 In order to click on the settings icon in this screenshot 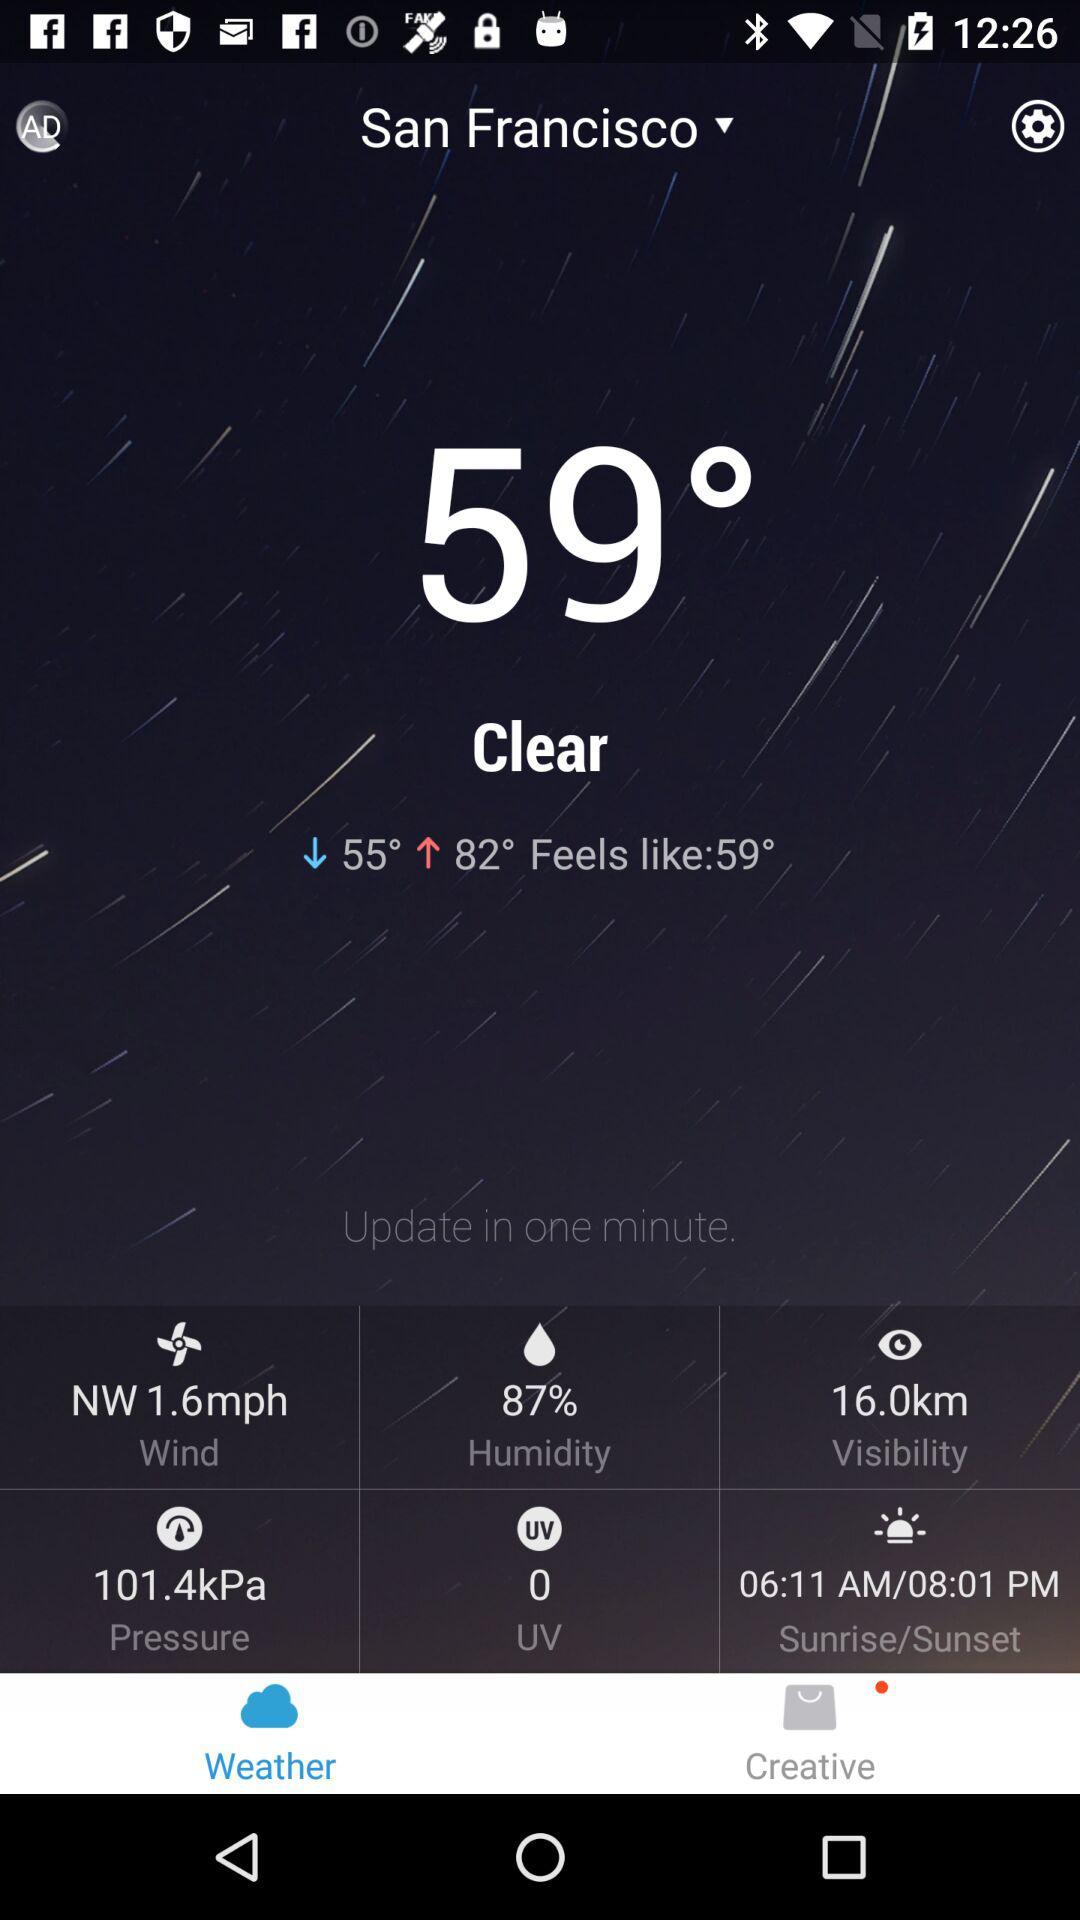, I will do `click(1036, 133)`.